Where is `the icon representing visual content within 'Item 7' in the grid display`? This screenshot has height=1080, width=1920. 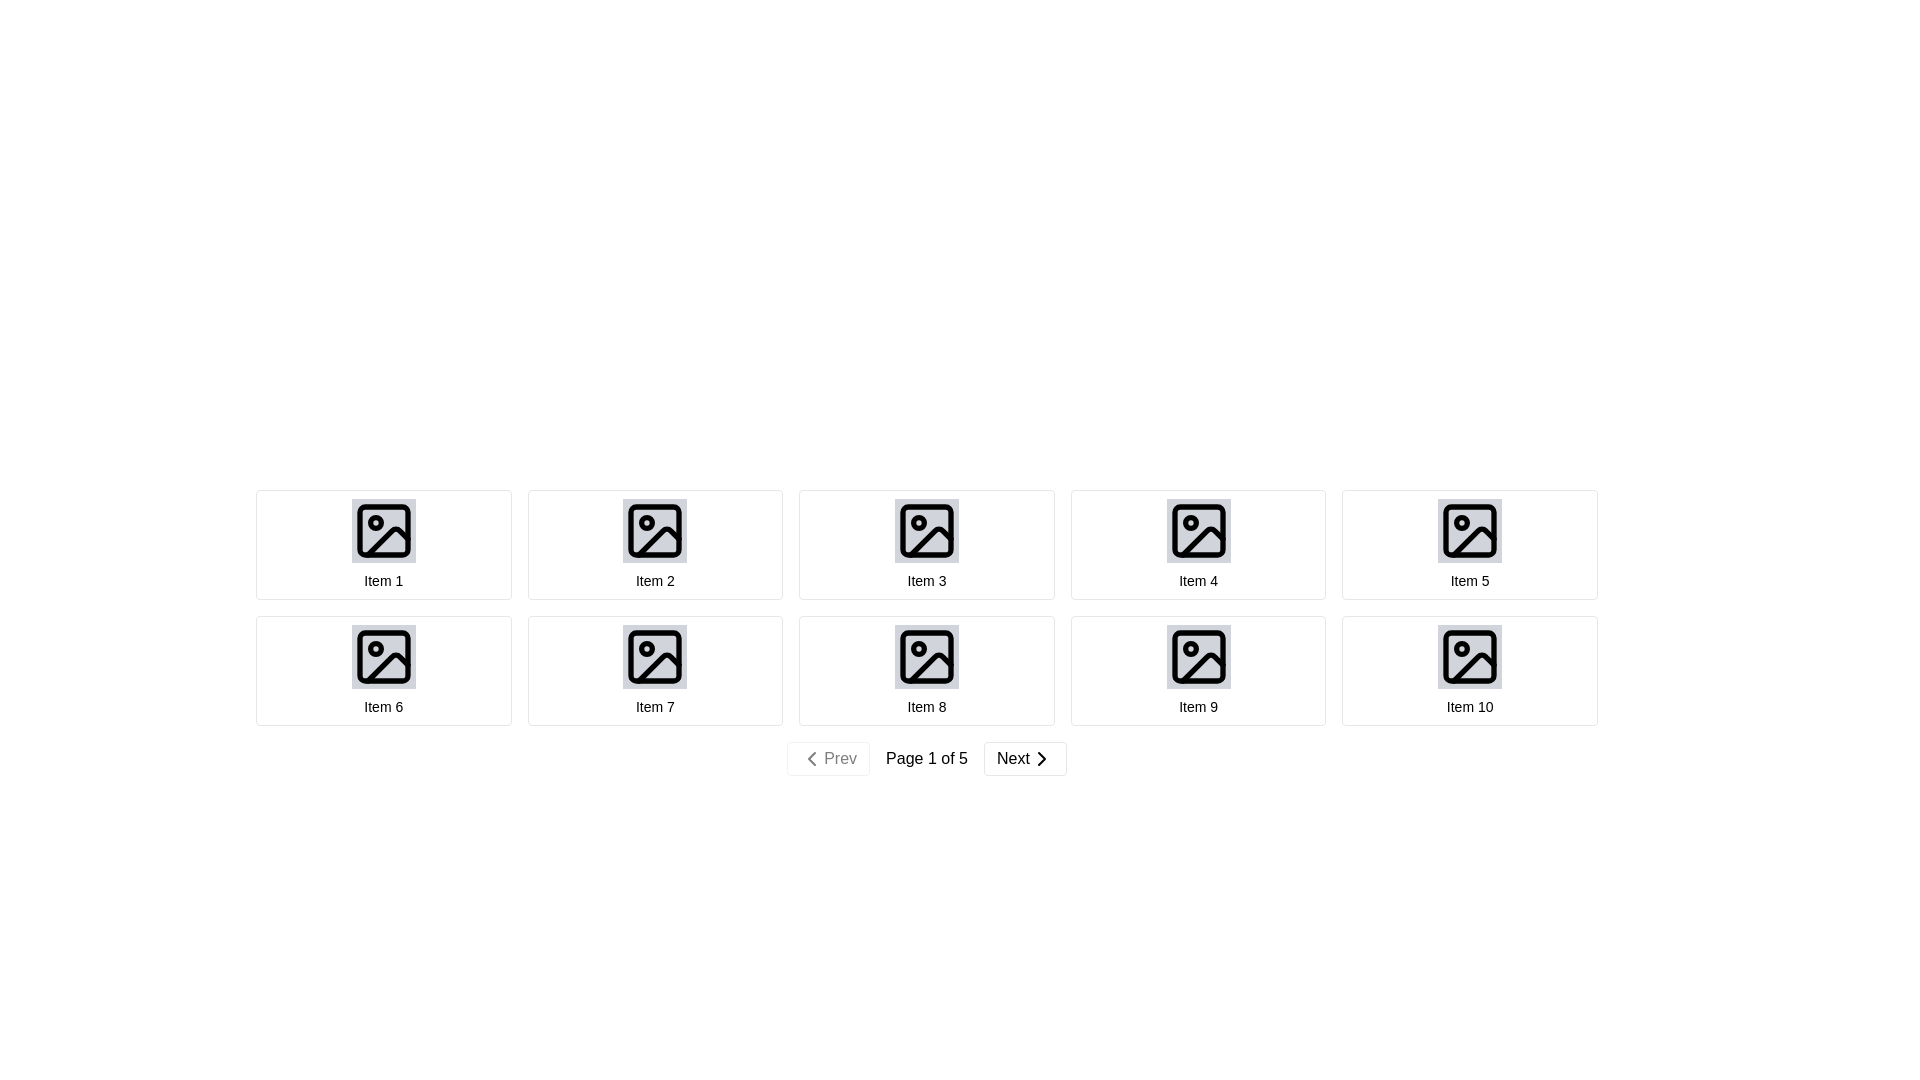 the icon representing visual content within 'Item 7' in the grid display is located at coordinates (655, 656).